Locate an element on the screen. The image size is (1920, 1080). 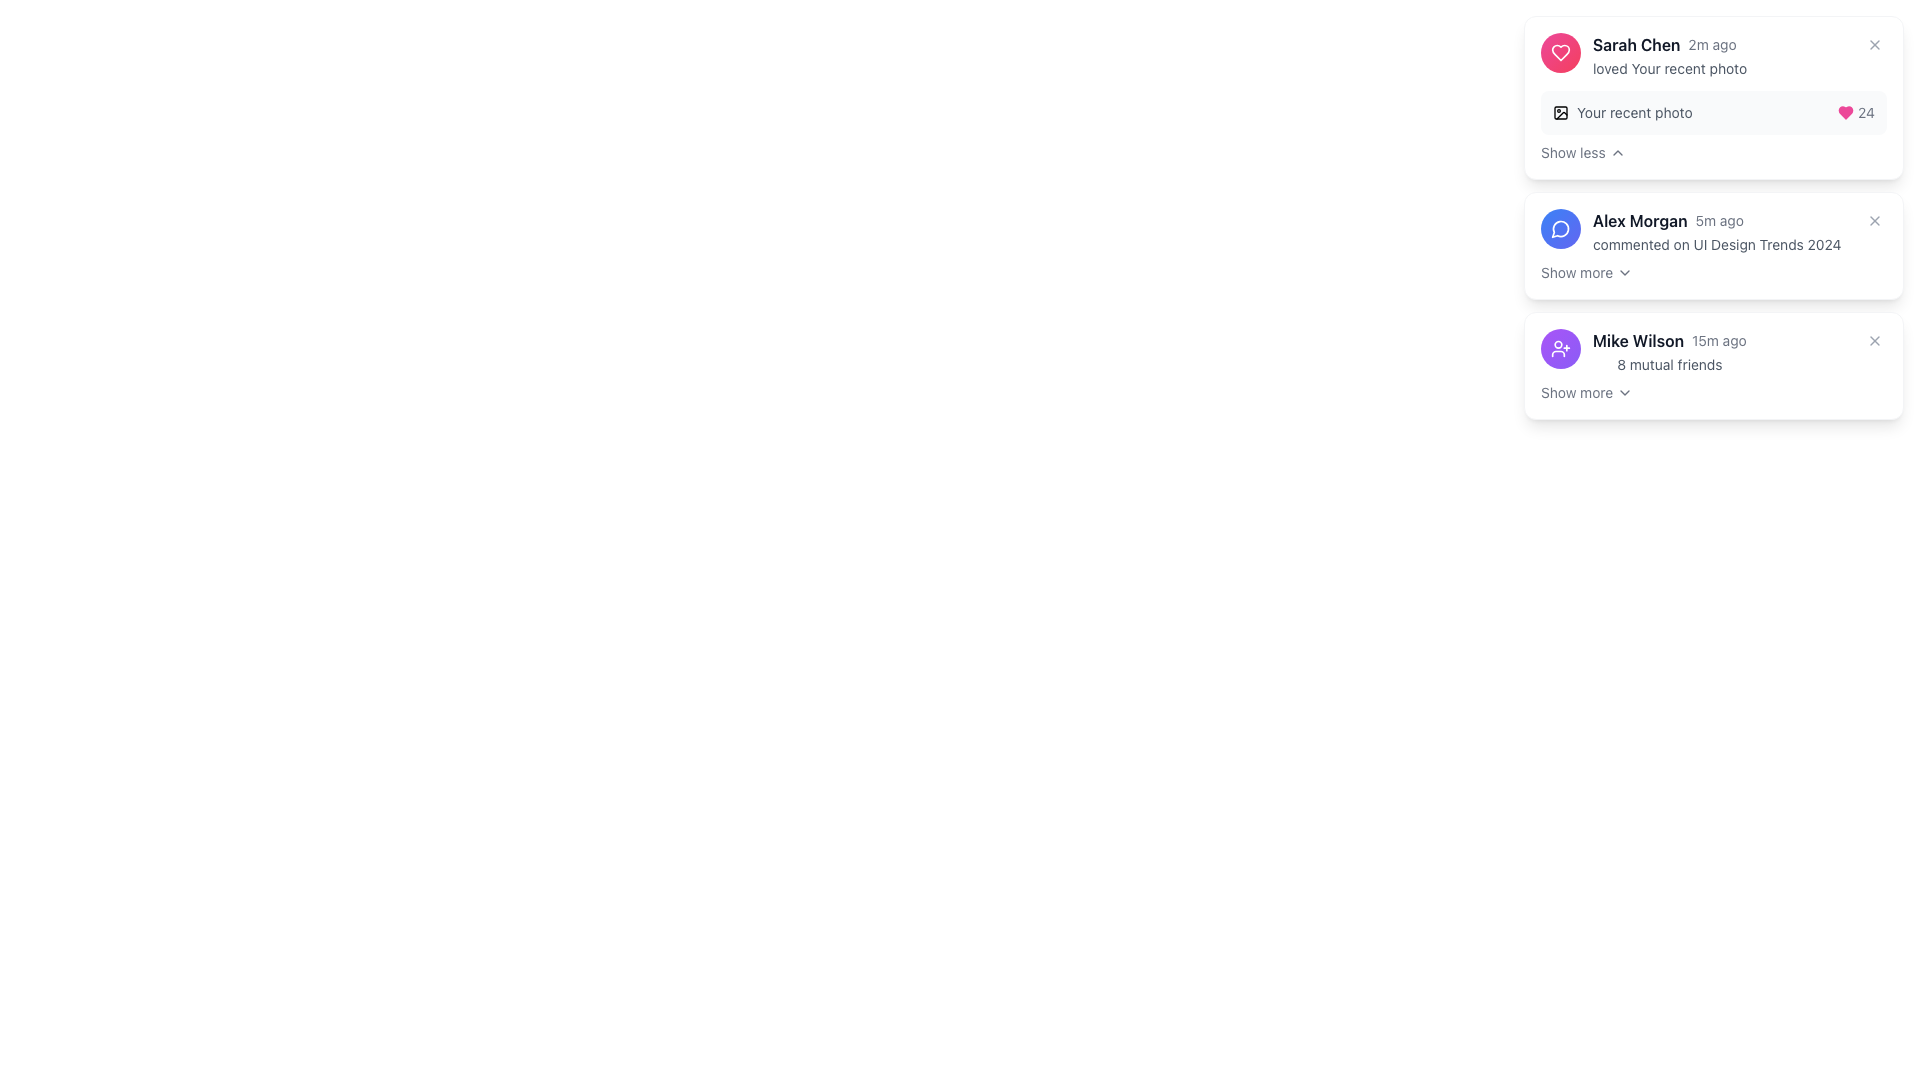
the heart-shaped pink icon representing likes in the notification section for 'Sarah Chen' next to the recent photo message is located at coordinates (1559, 52).